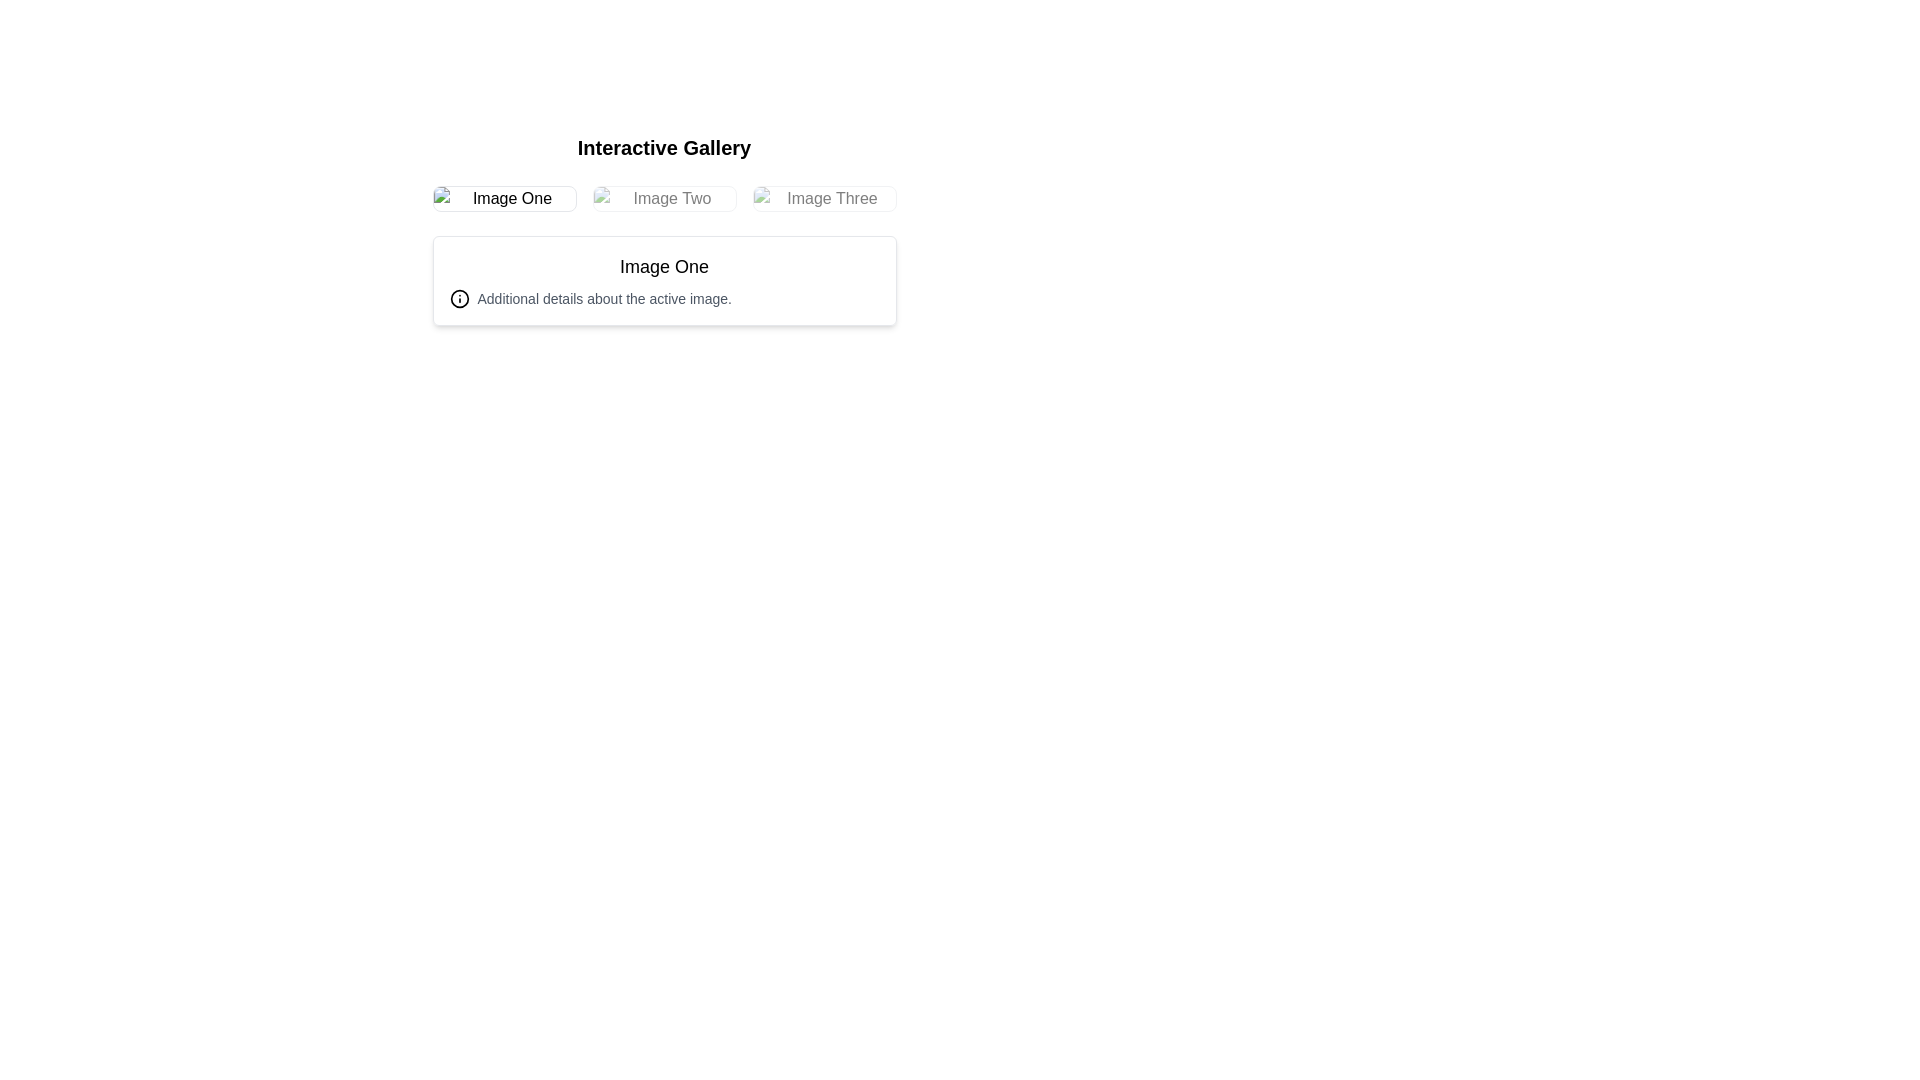  I want to click on the outermost circle of the information icon located in the center-left region of the 'Additional details about the active image' section, so click(458, 299).